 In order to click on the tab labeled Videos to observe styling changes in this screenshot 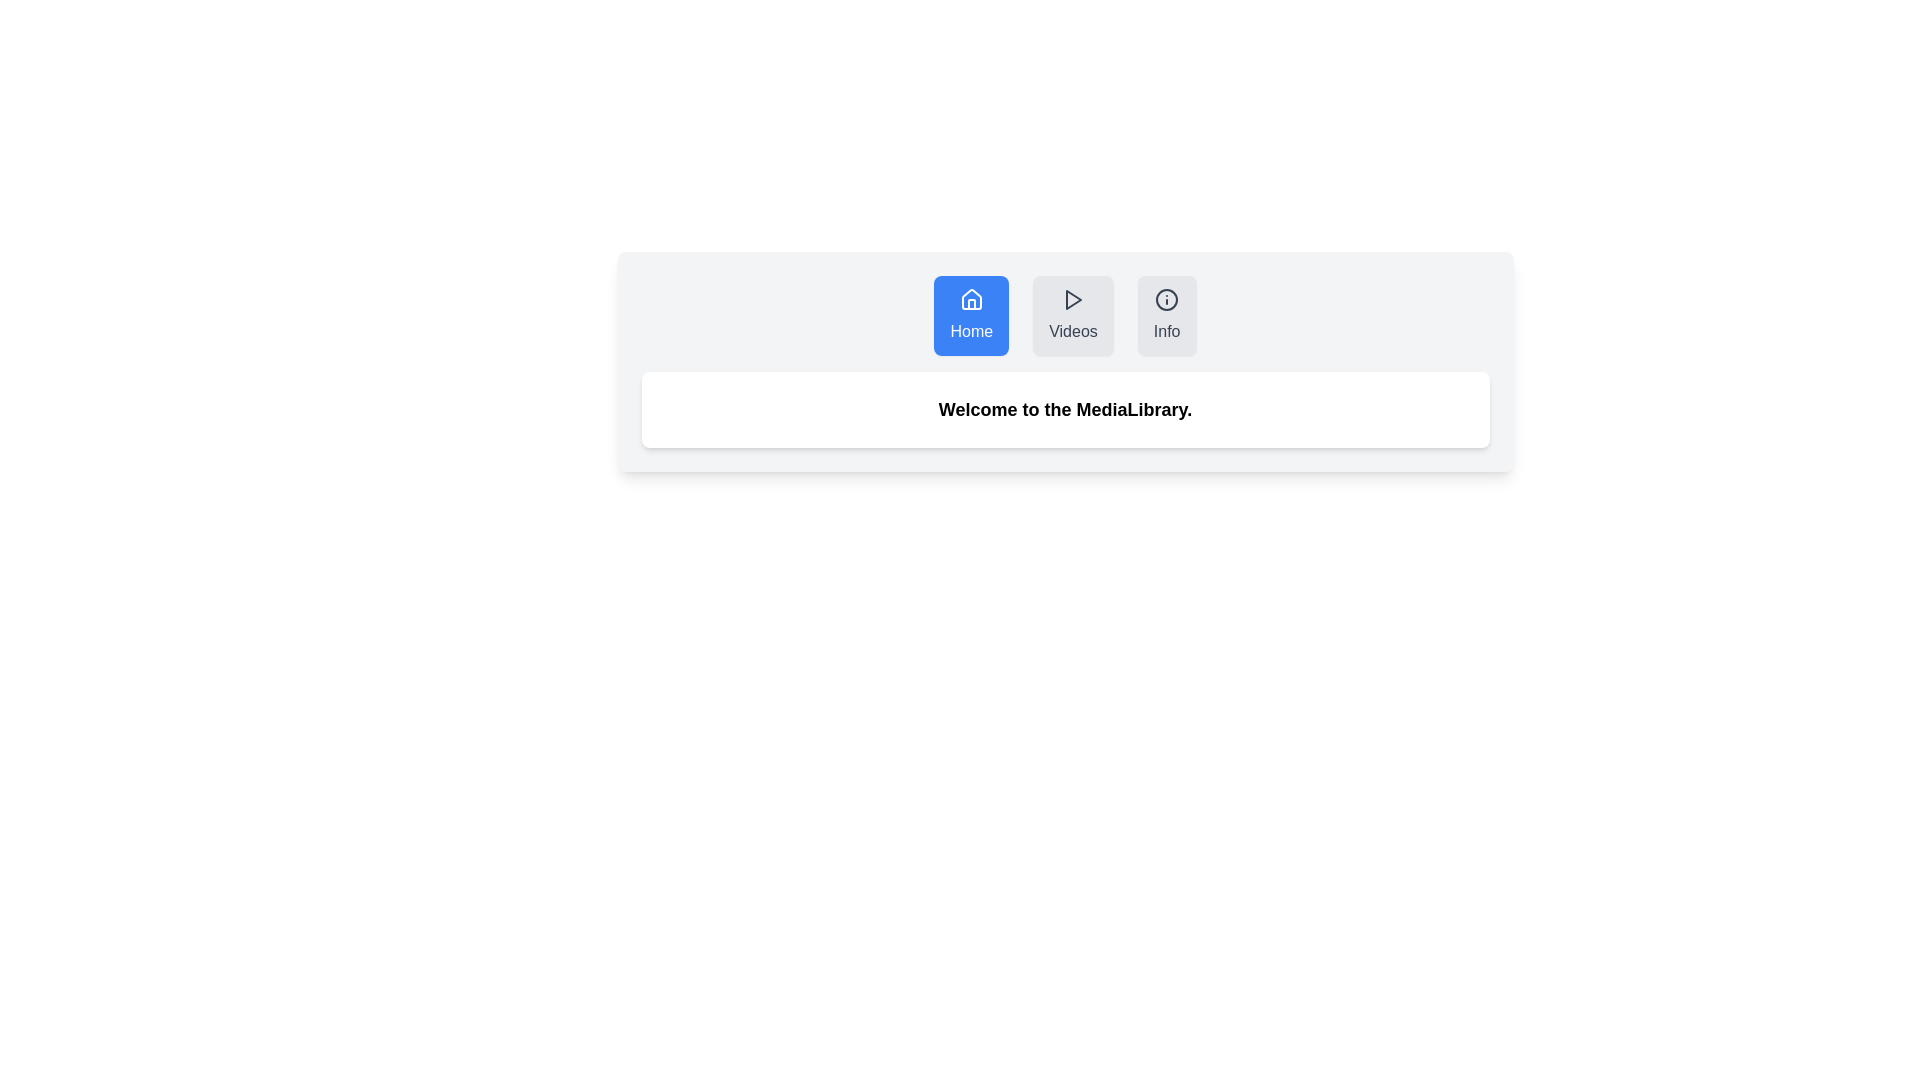, I will do `click(1072, 315)`.